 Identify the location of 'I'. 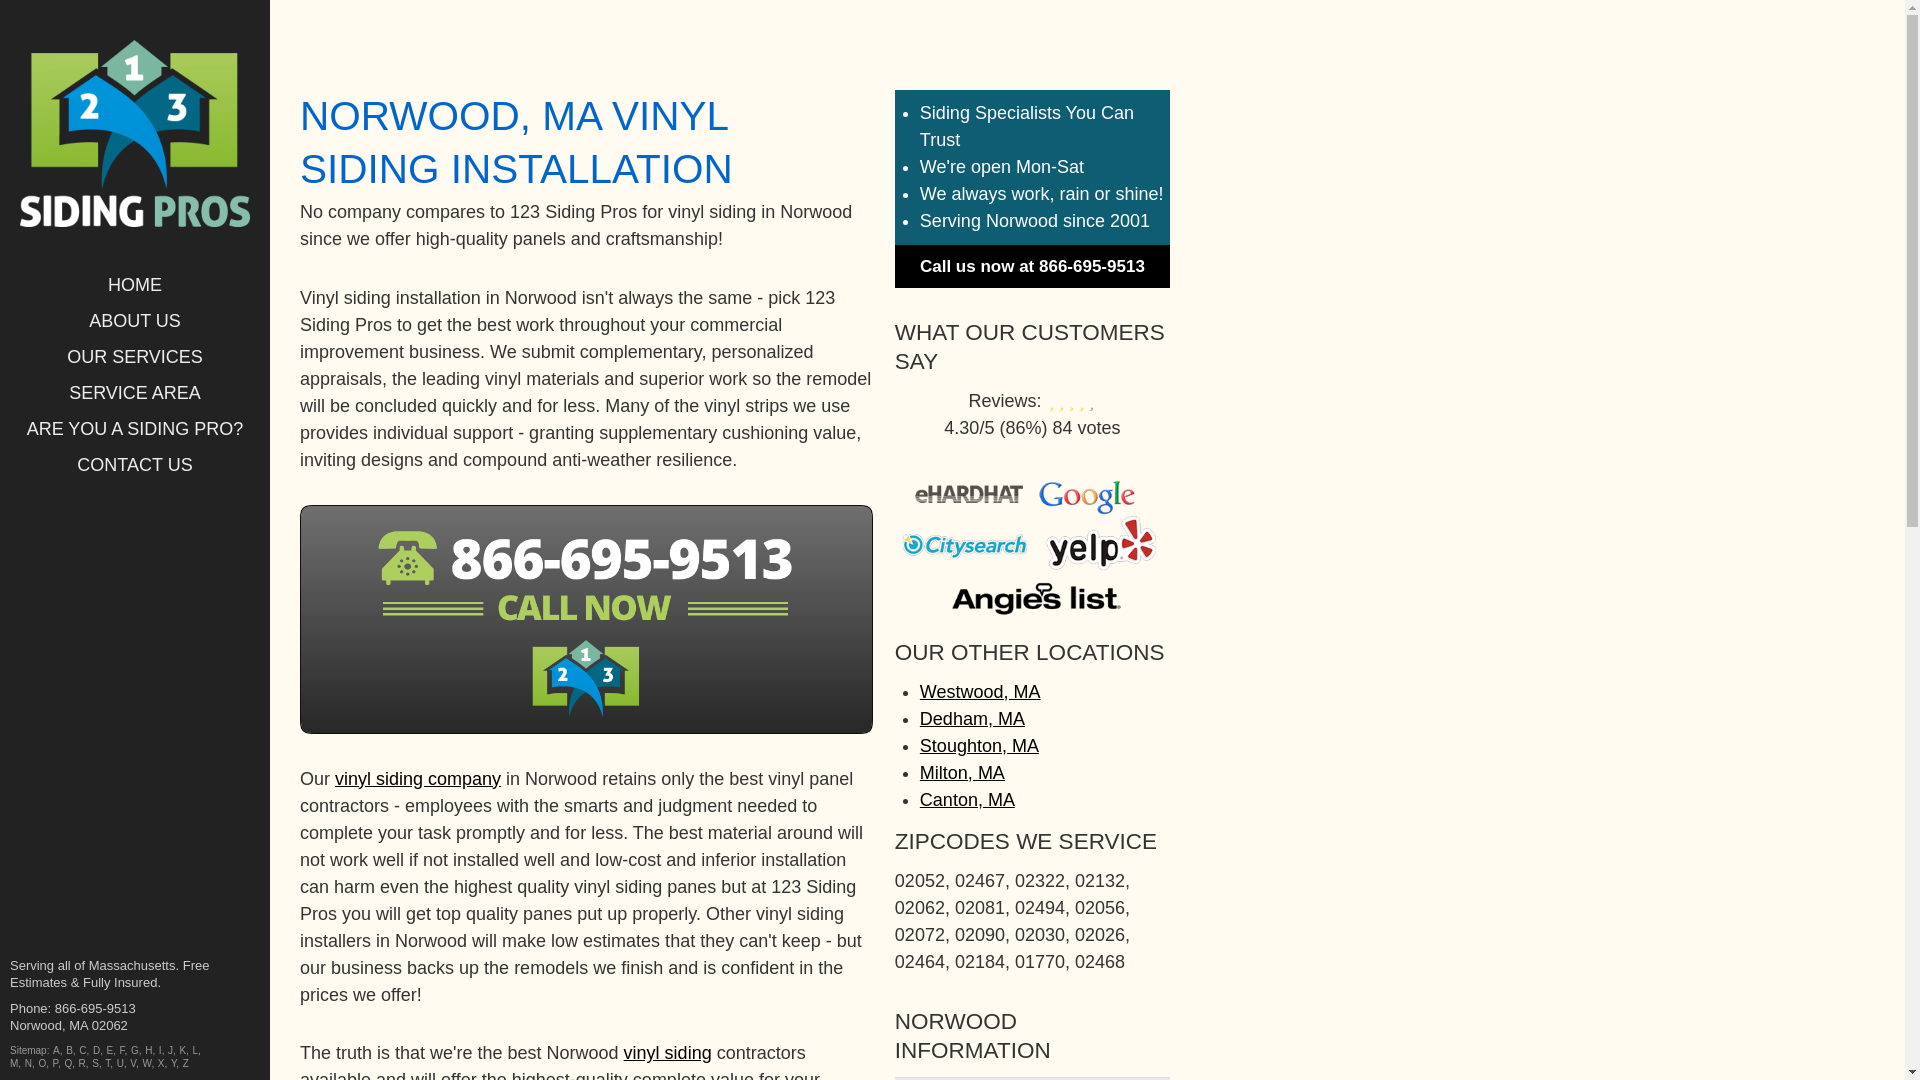
(157, 1049).